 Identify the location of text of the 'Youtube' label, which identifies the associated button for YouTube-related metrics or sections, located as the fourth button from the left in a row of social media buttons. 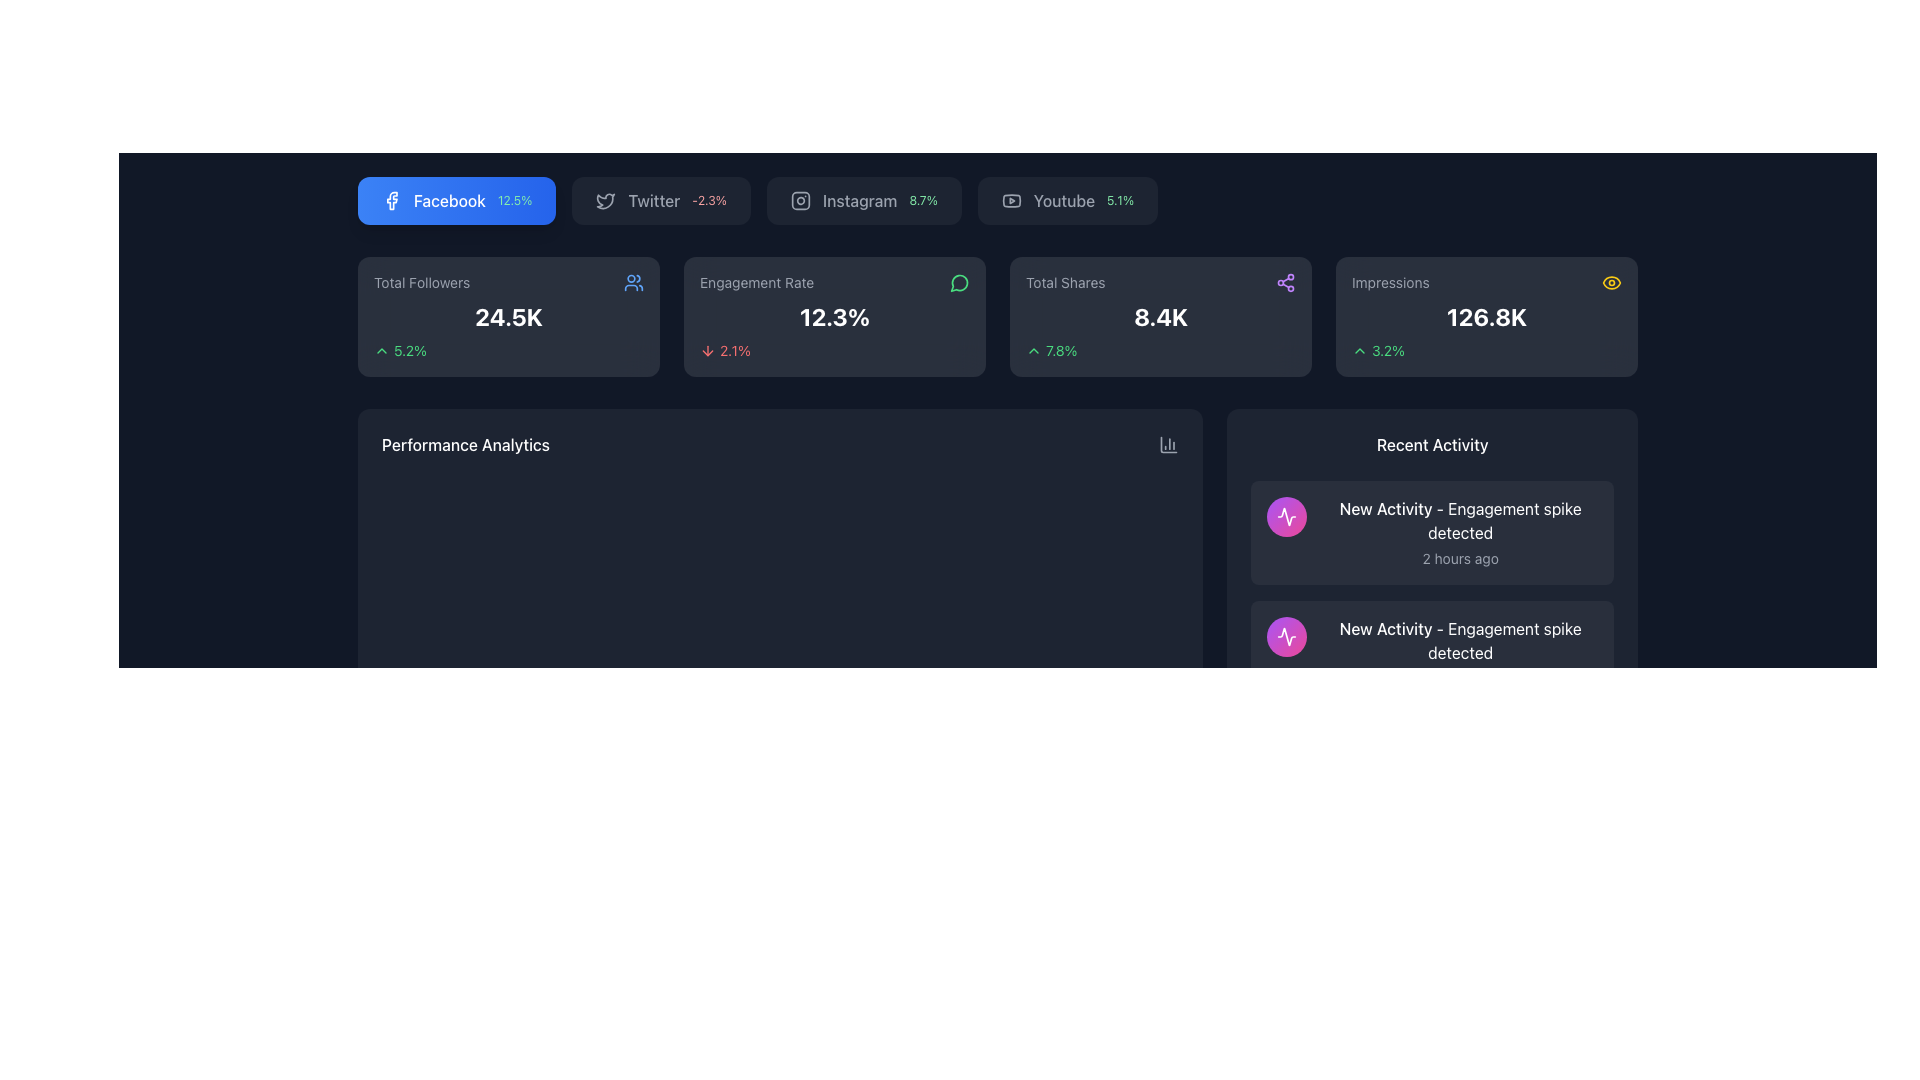
(1063, 200).